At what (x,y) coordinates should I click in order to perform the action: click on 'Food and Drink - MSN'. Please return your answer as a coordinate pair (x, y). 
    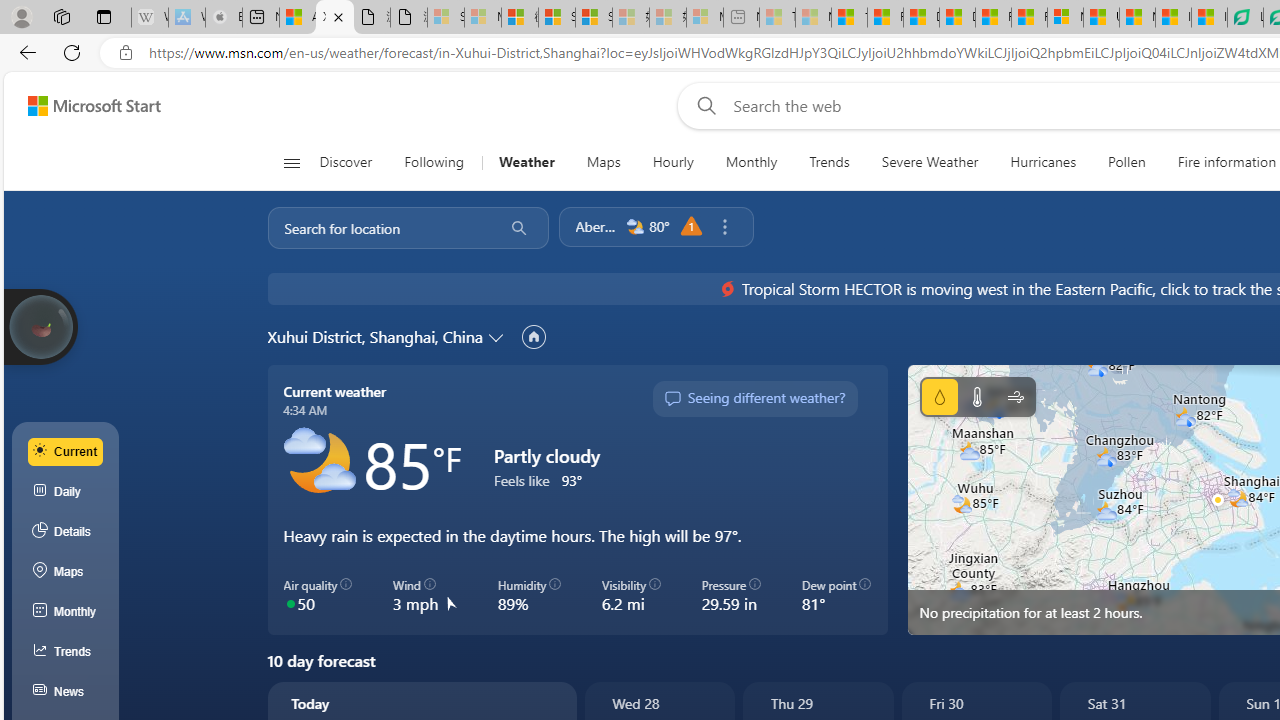
    Looking at the image, I should click on (884, 17).